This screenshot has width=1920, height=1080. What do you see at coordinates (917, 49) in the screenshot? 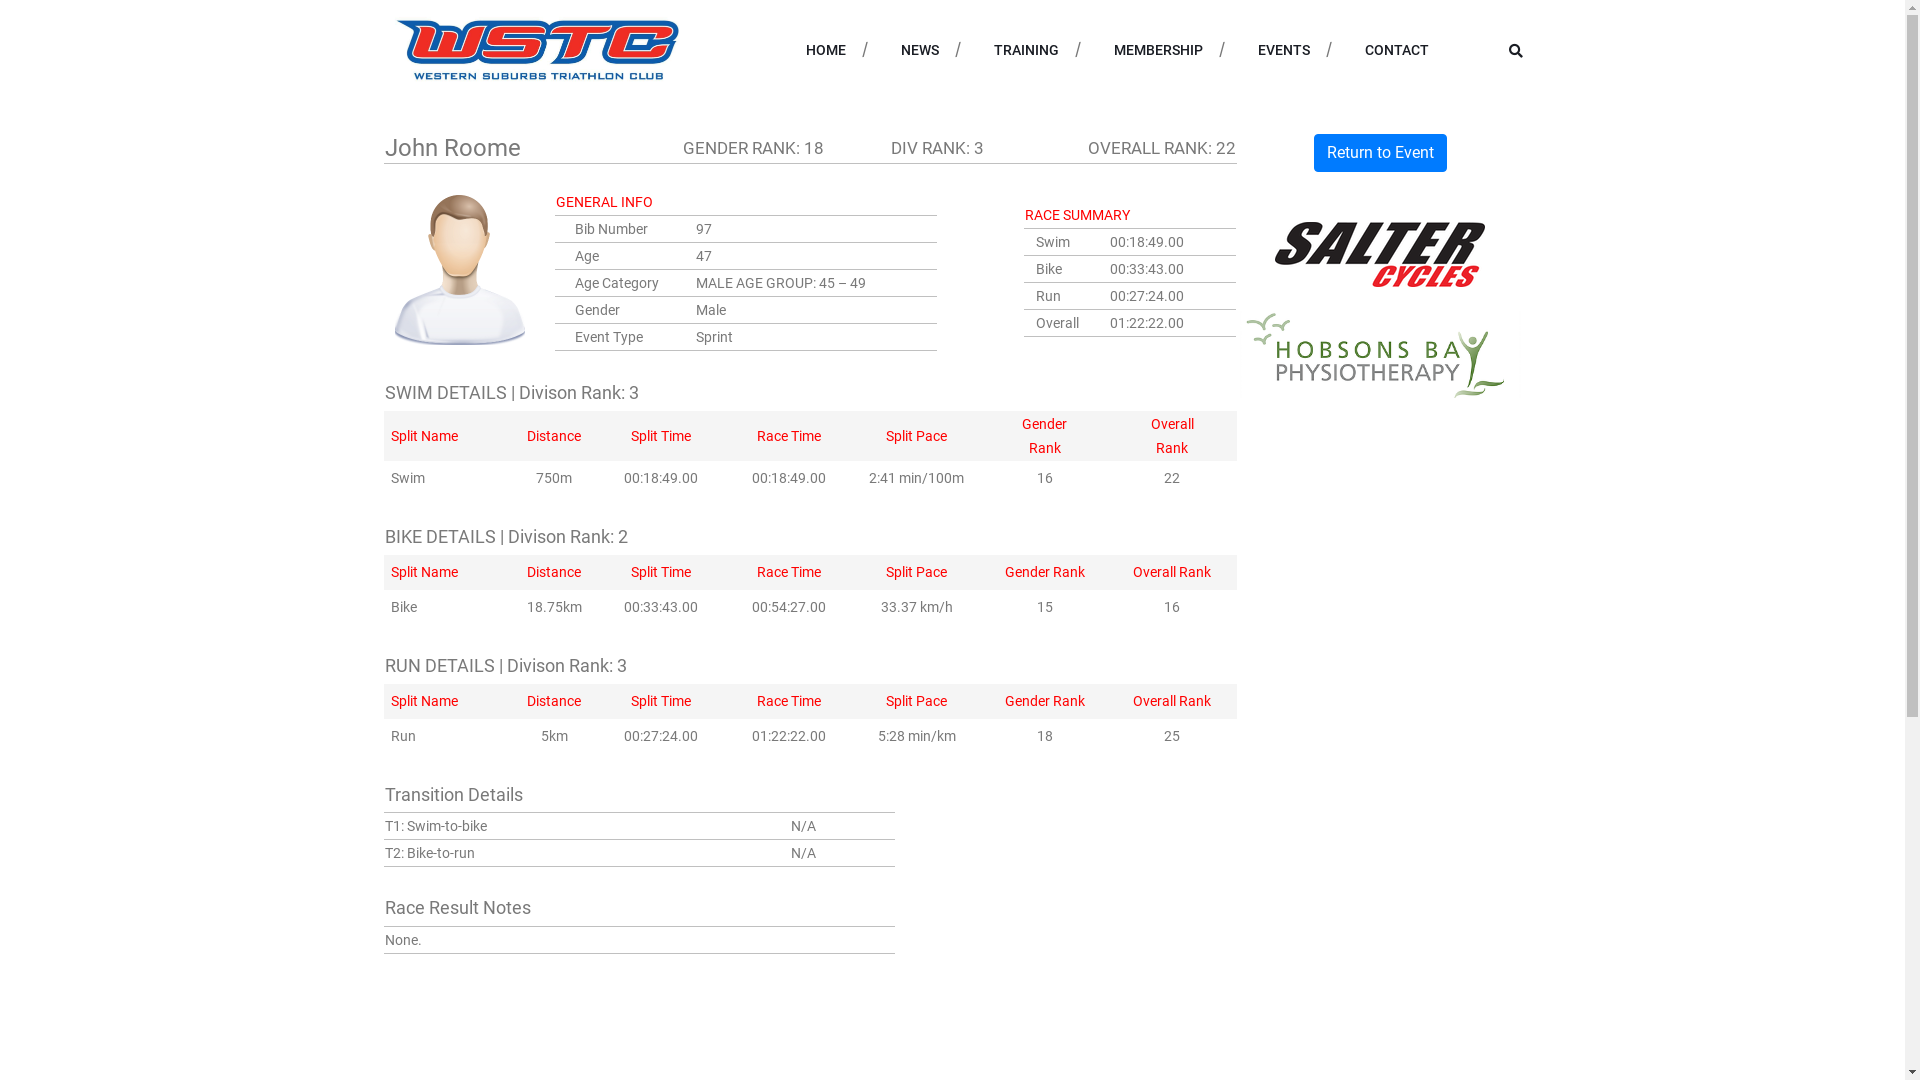
I see `'NEWS'` at bounding box center [917, 49].